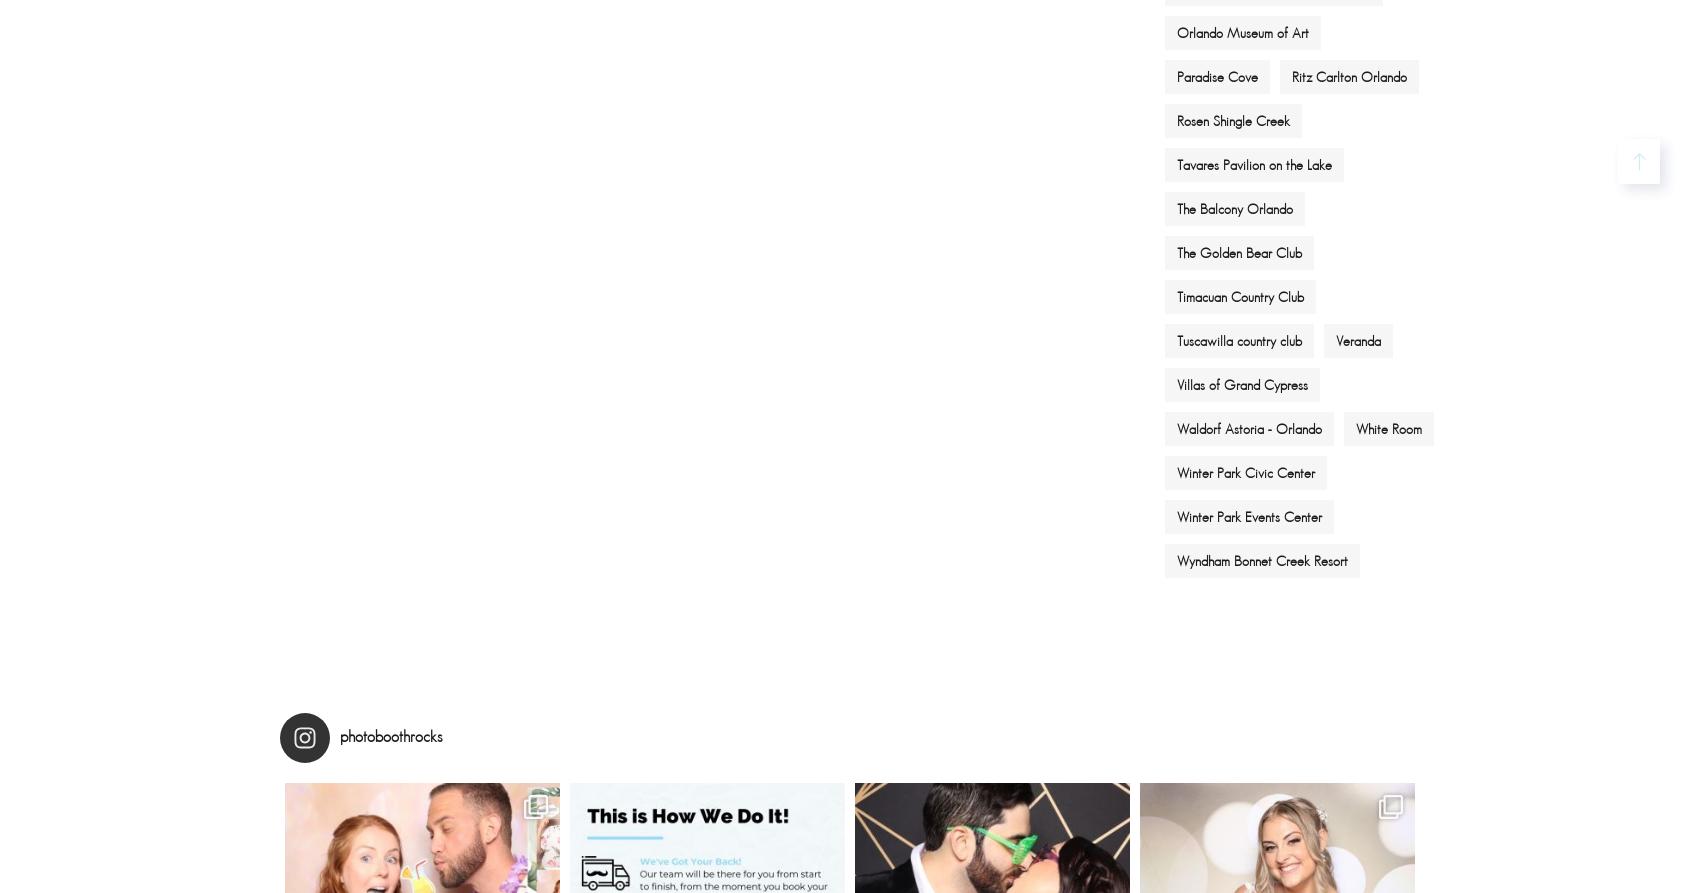 The width and height of the screenshot is (1700, 893). What do you see at coordinates (1176, 383) in the screenshot?
I see `'Villas of Grand Cypress'` at bounding box center [1176, 383].